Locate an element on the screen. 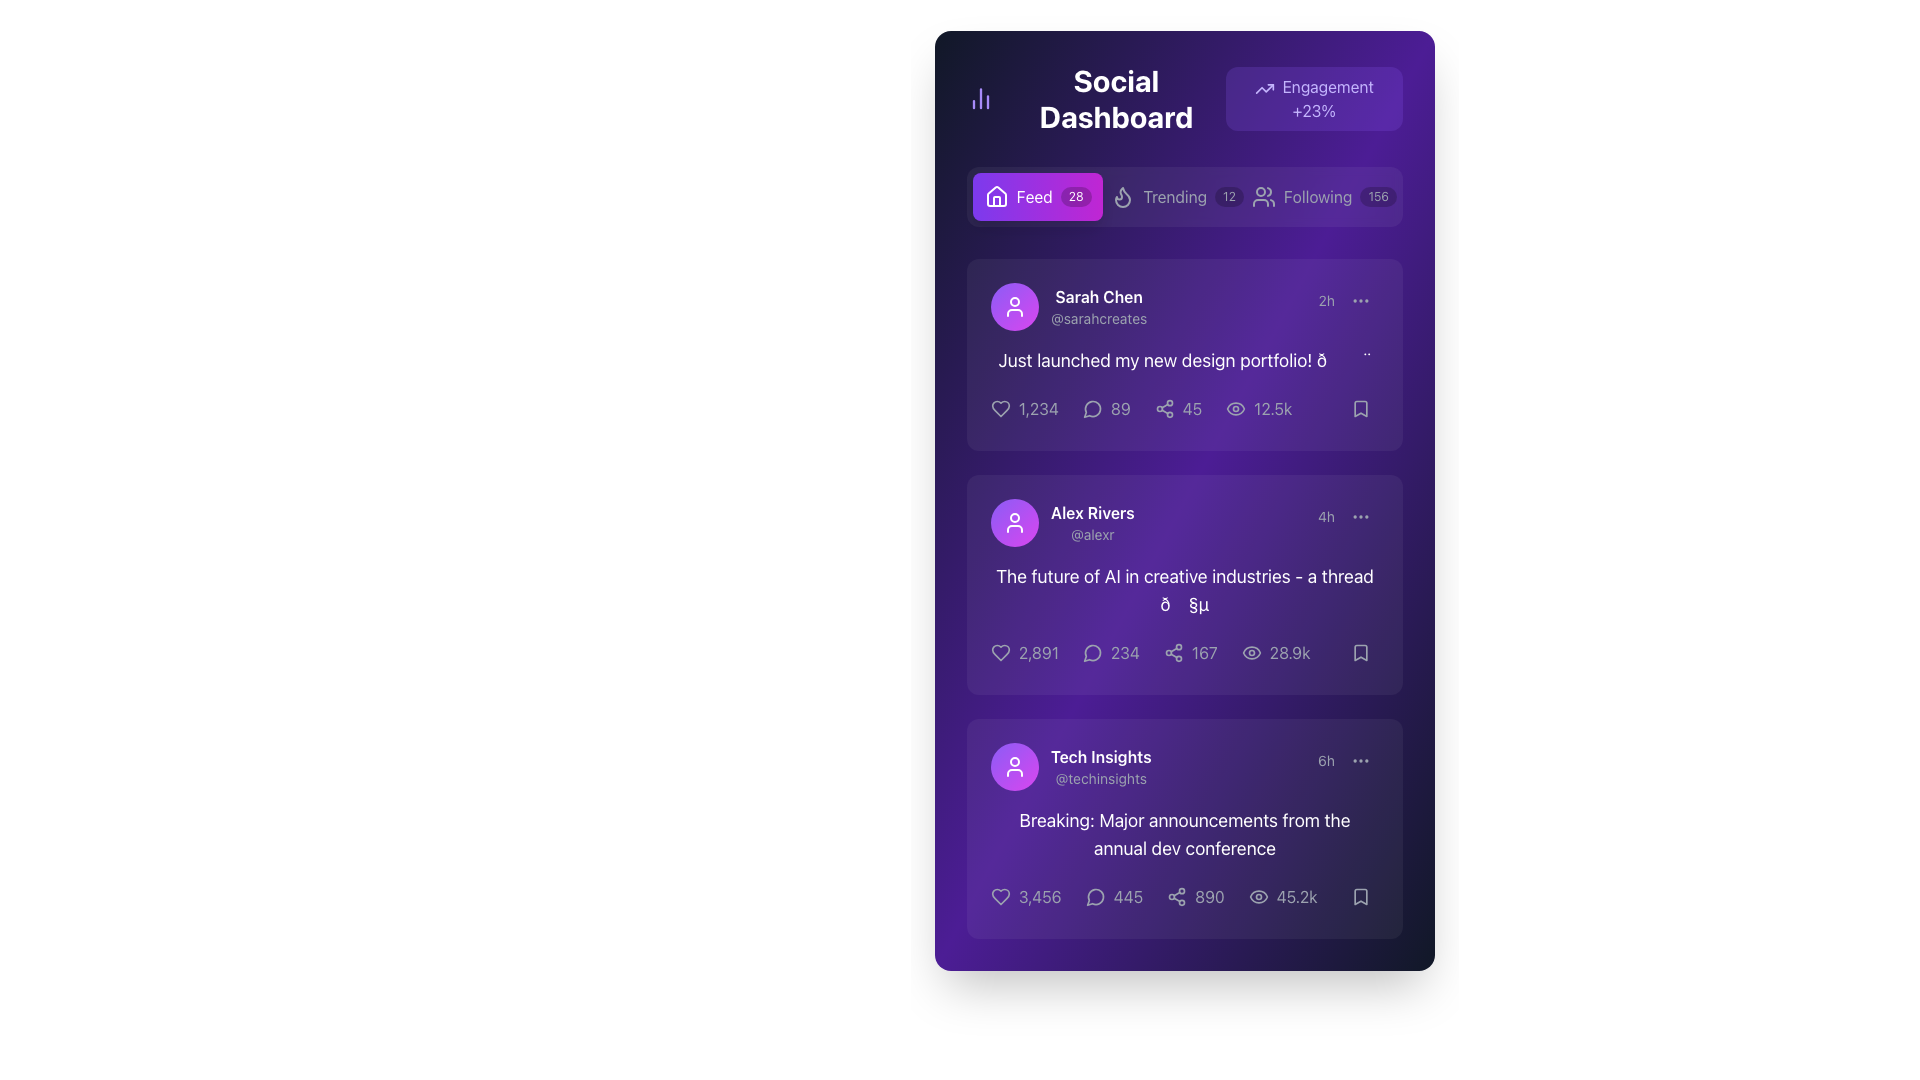 This screenshot has height=1080, width=1920. the interactive label displaying the text '2,891' which is is located at coordinates (1024, 652).